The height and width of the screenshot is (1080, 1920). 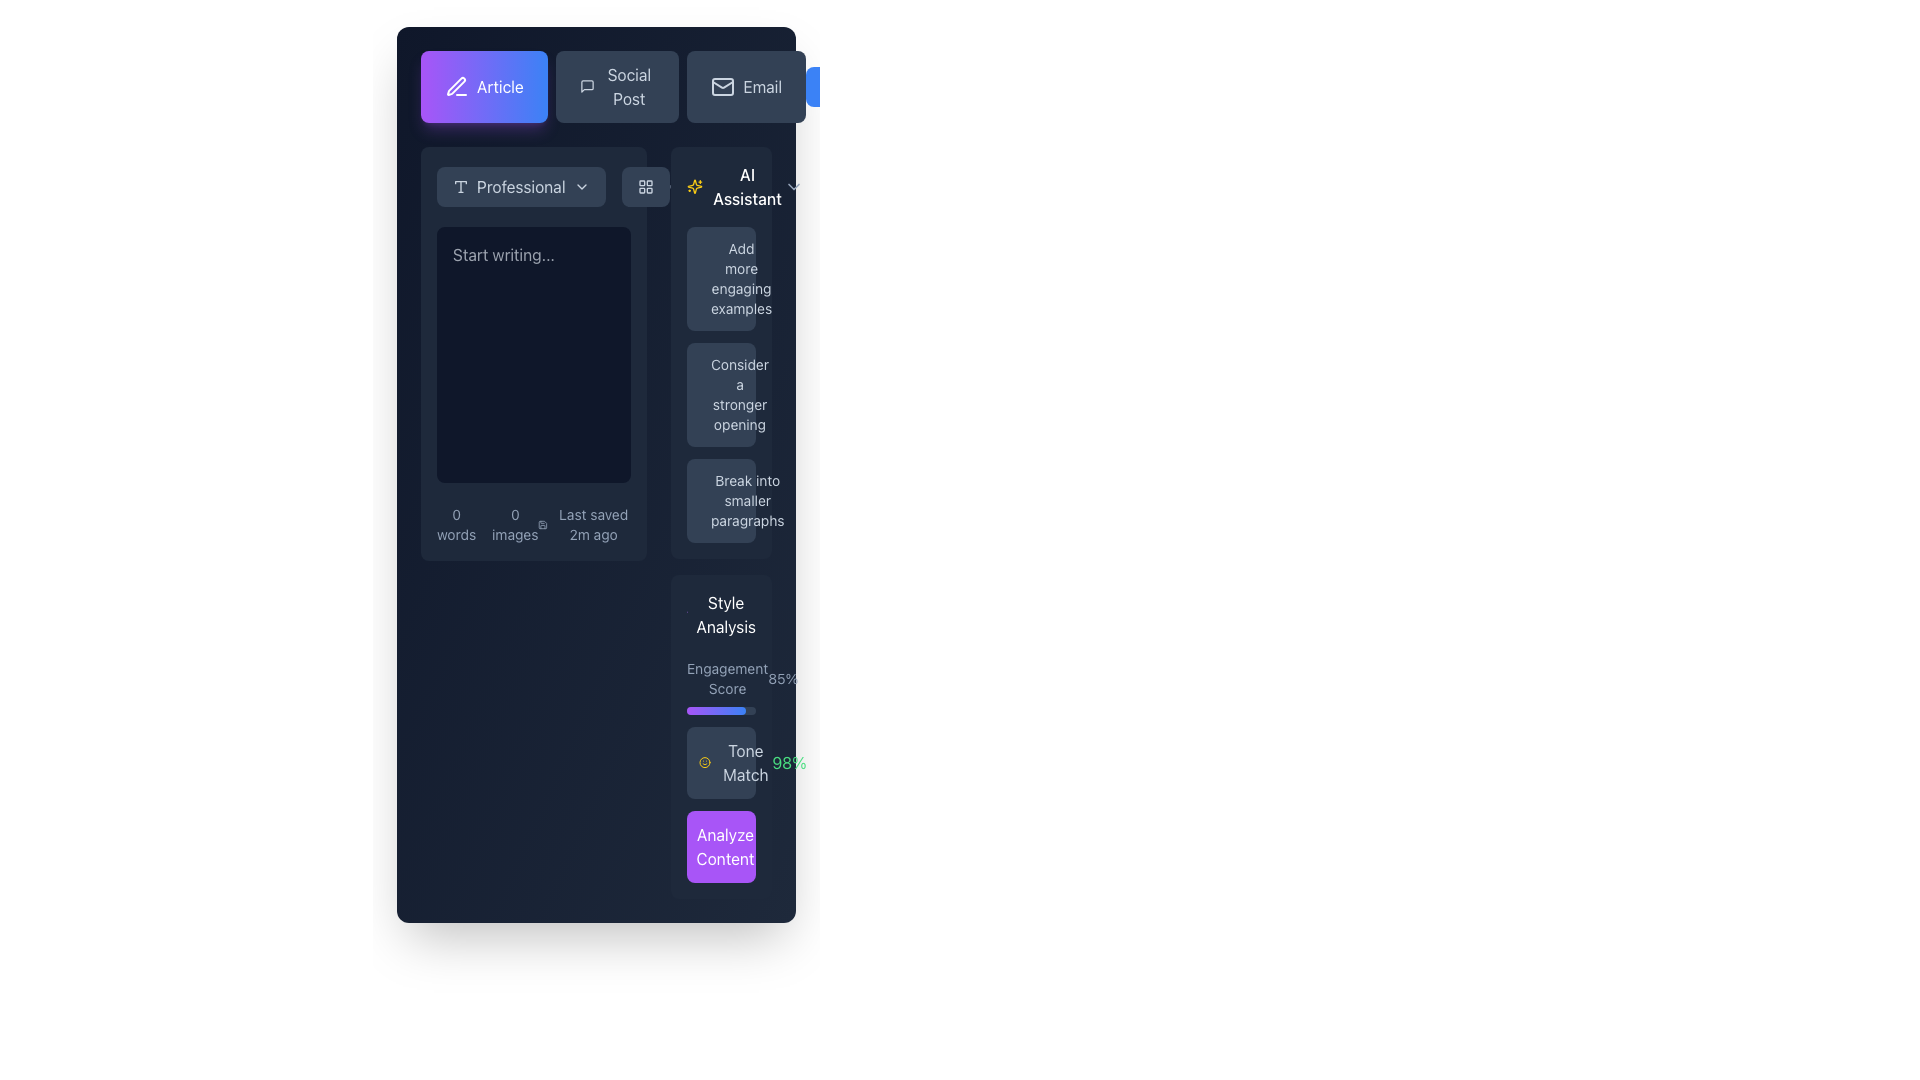 I want to click on the 'Professional' dropdown menu, so click(x=553, y=186).